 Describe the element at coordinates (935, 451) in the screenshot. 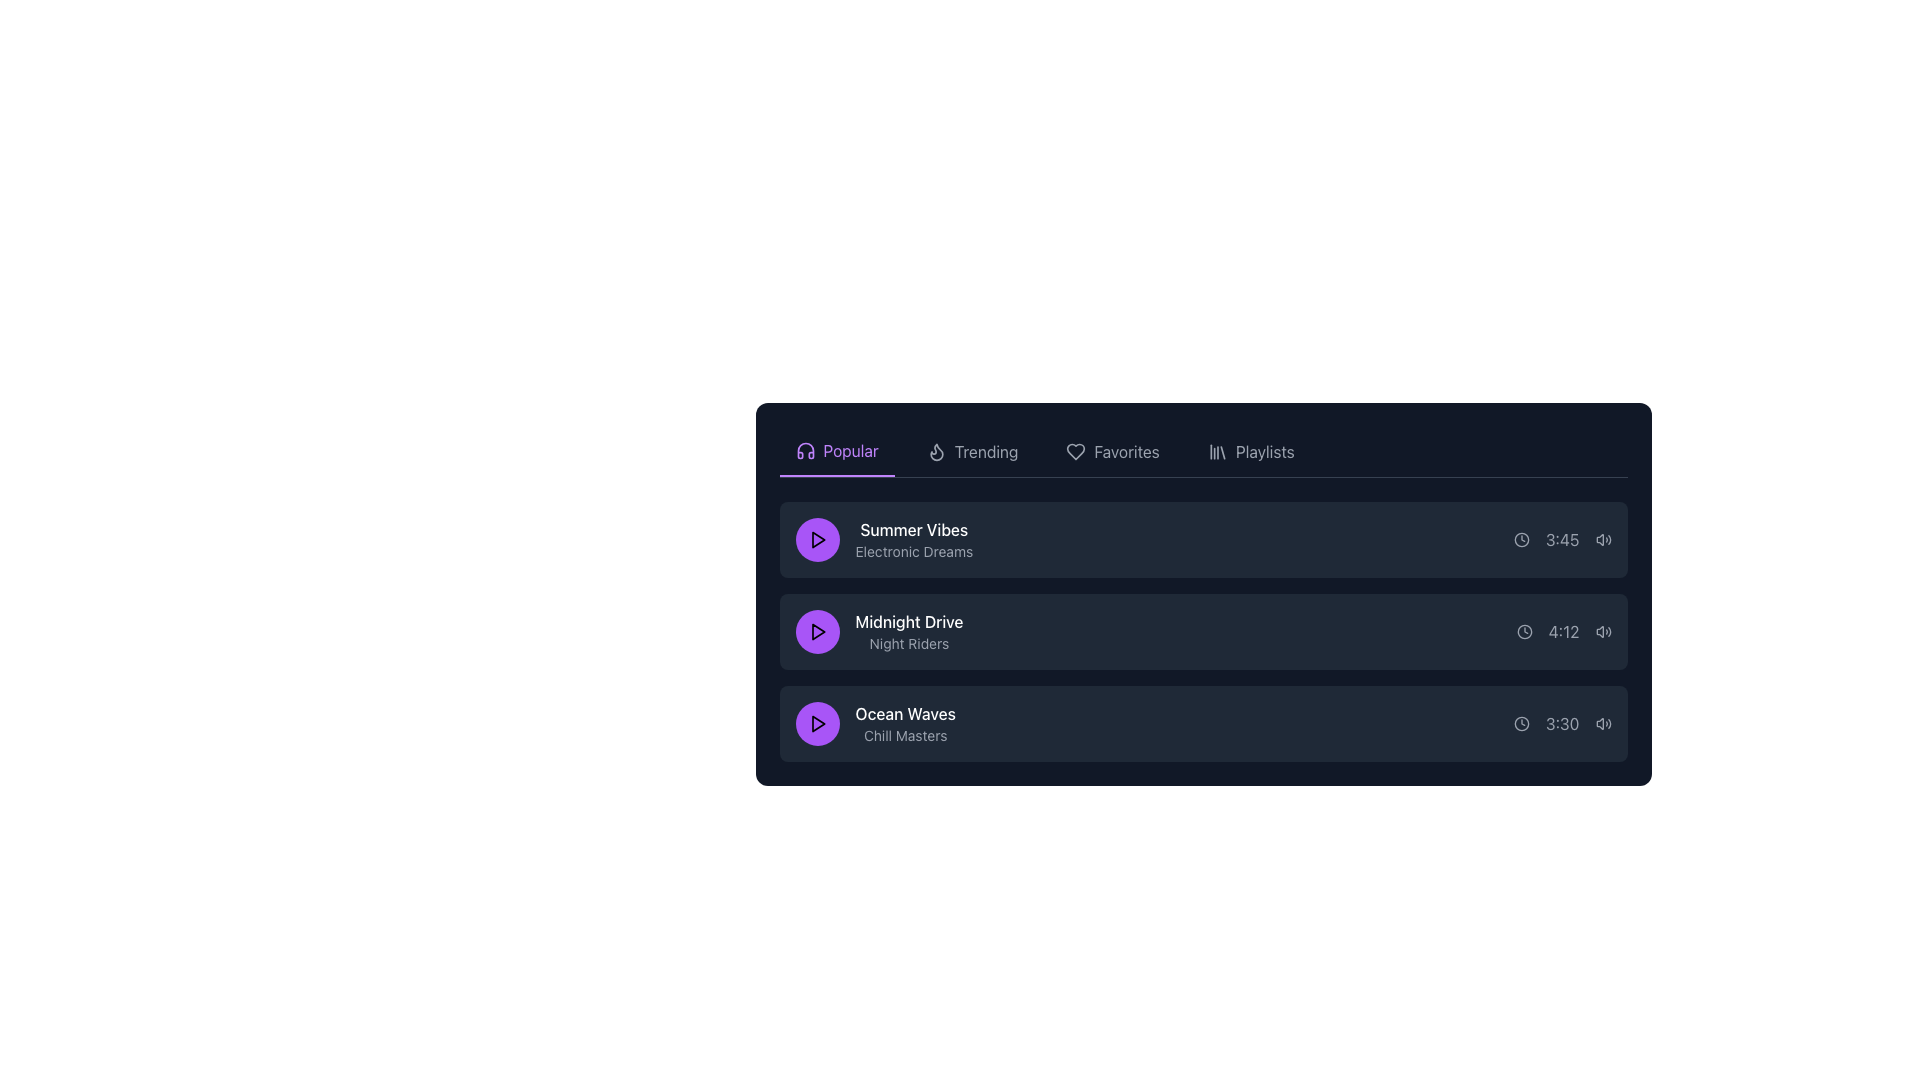

I see `the flame icon in the 'Trending' tab to trigger the tooltip display` at that location.